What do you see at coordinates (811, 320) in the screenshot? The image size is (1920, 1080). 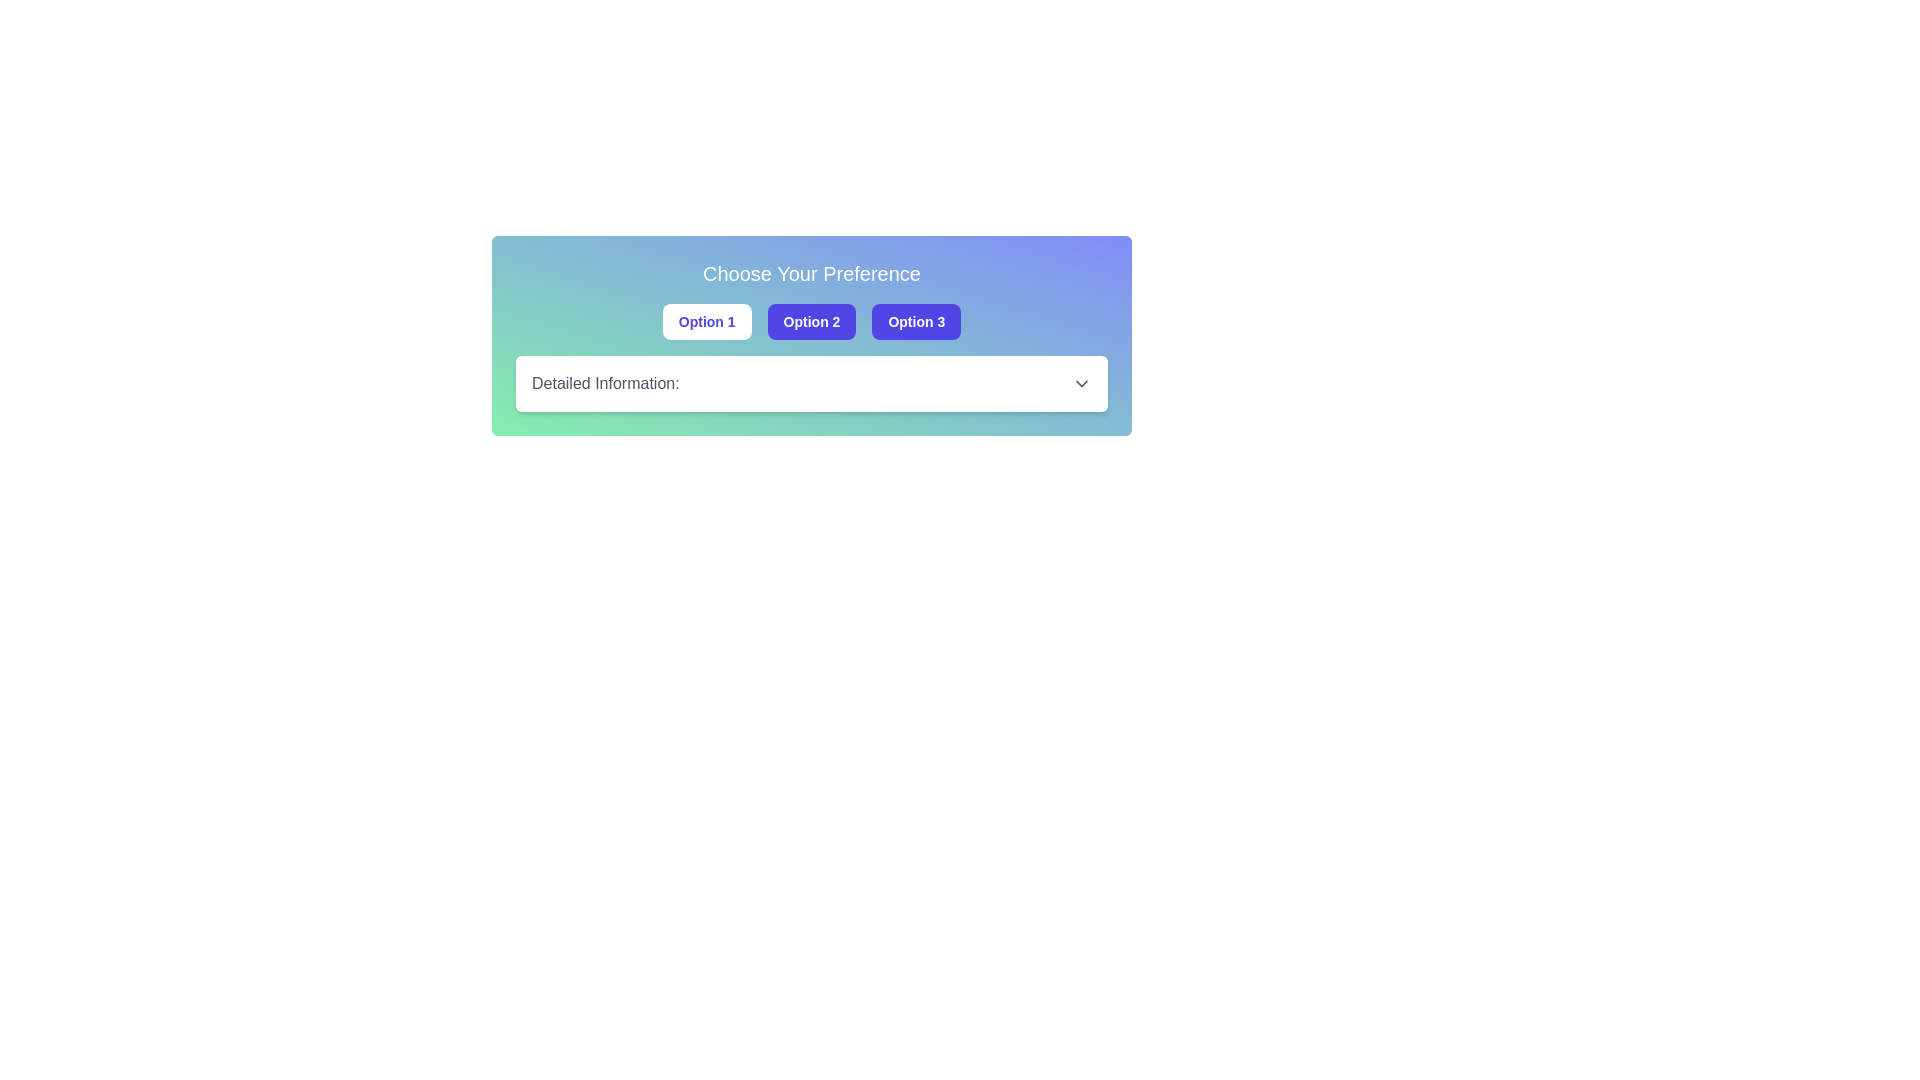 I see `the central button of the selectable option group labeled 'Option 2'` at bounding box center [811, 320].